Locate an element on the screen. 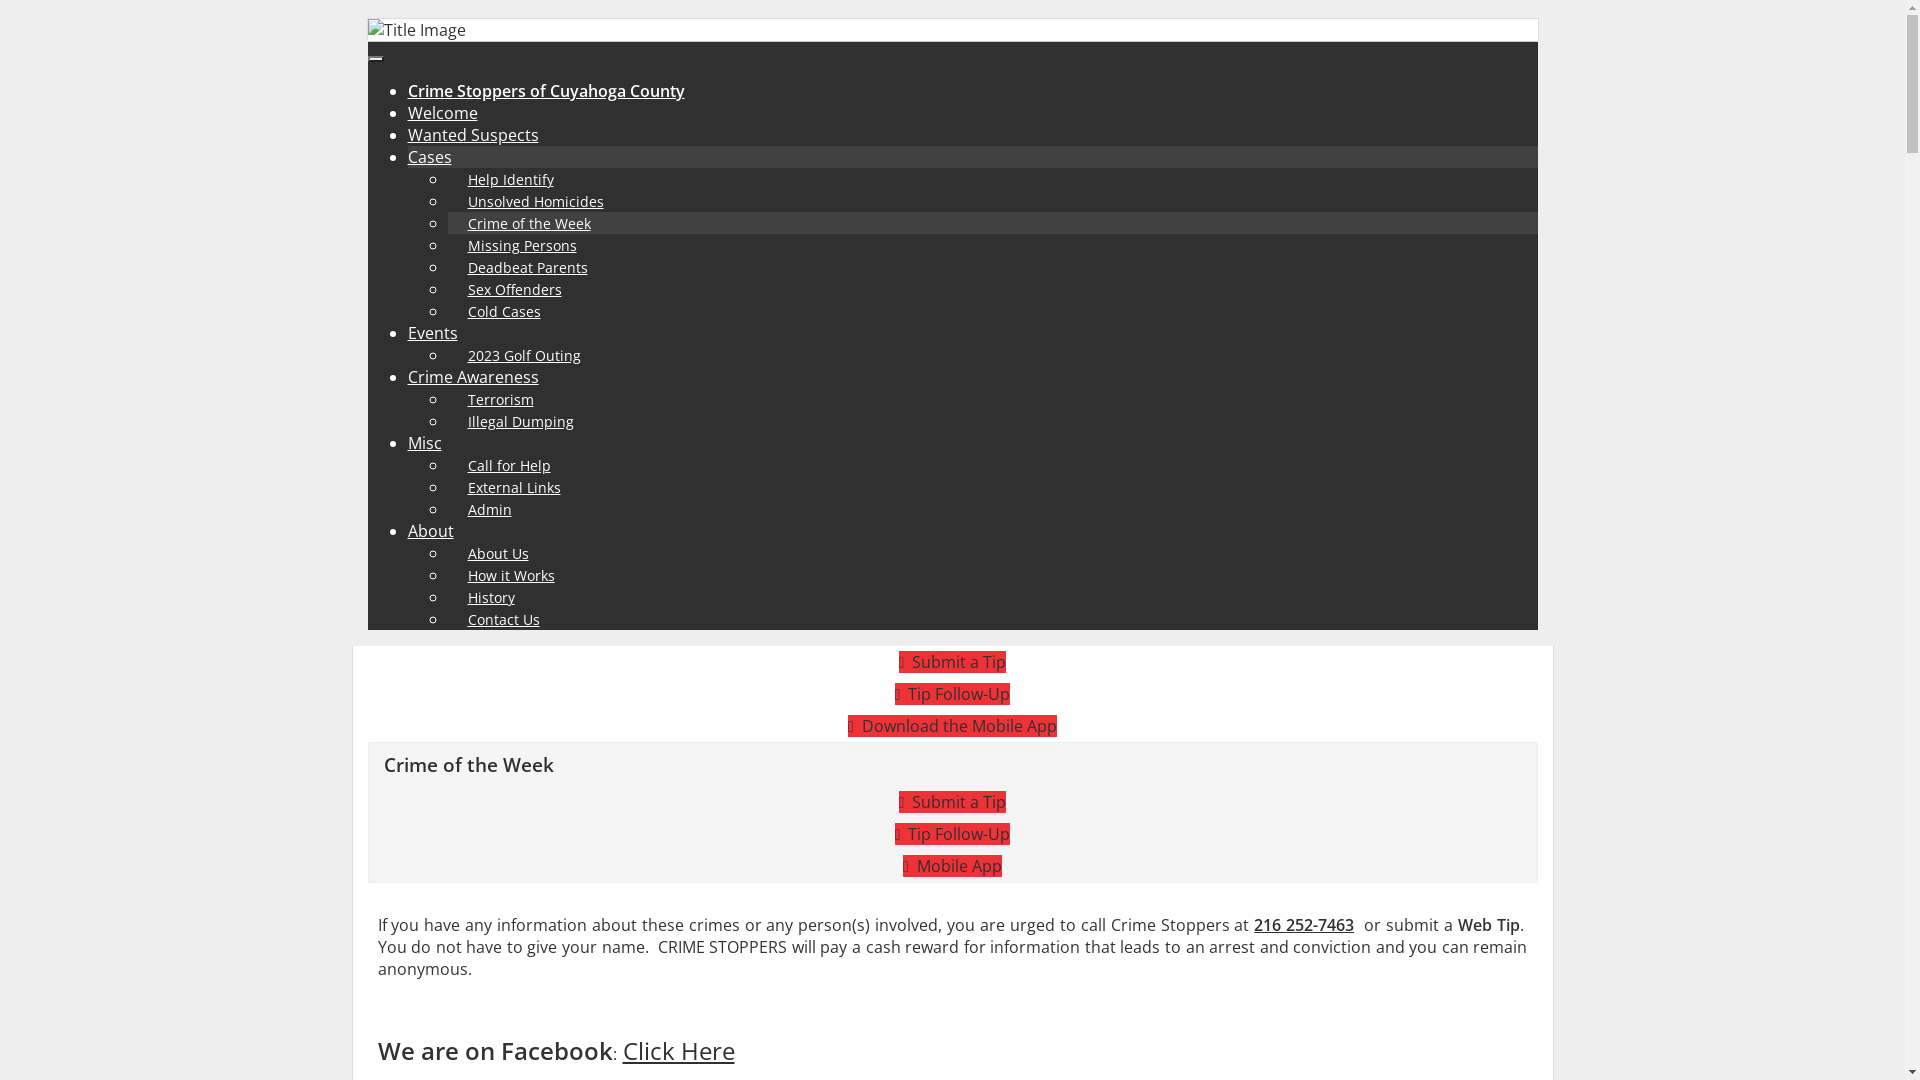 The image size is (1920, 1080). 'Click Here' is located at coordinates (677, 1049).